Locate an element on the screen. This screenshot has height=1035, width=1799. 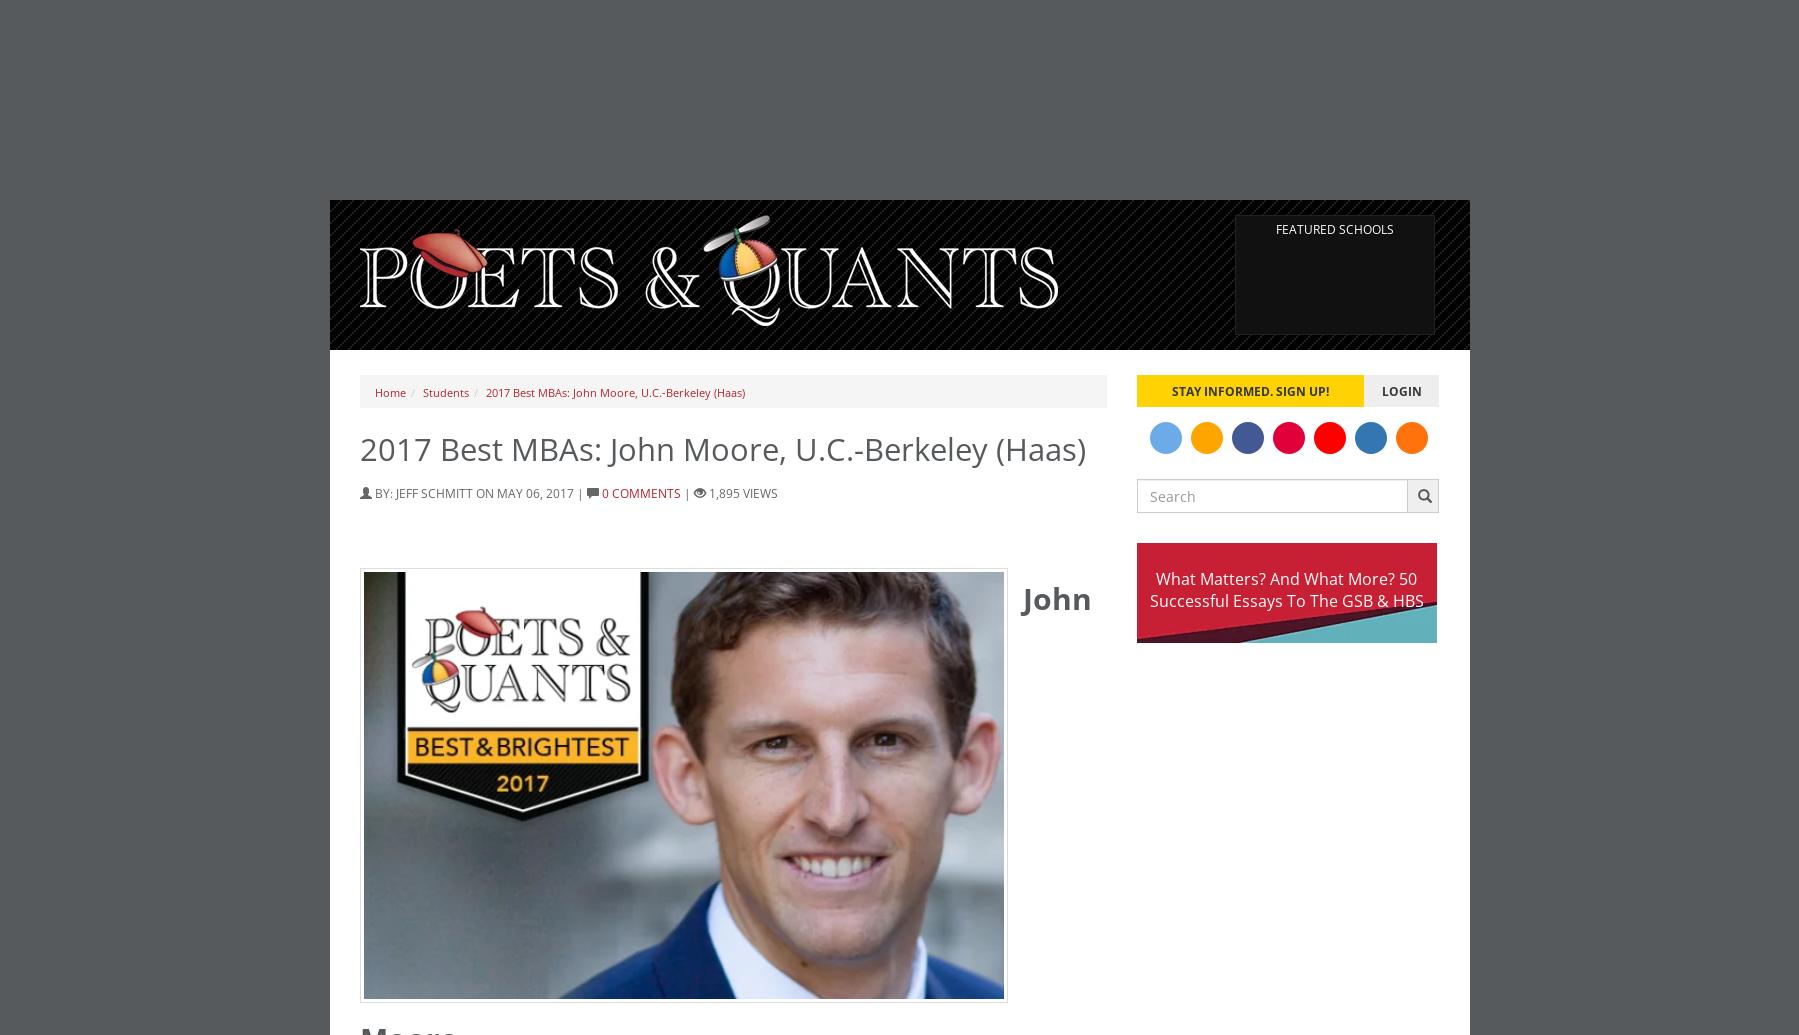
'GMAT 740, GPA 2:2 (UK Scoring)' is located at coordinates (866, 42).